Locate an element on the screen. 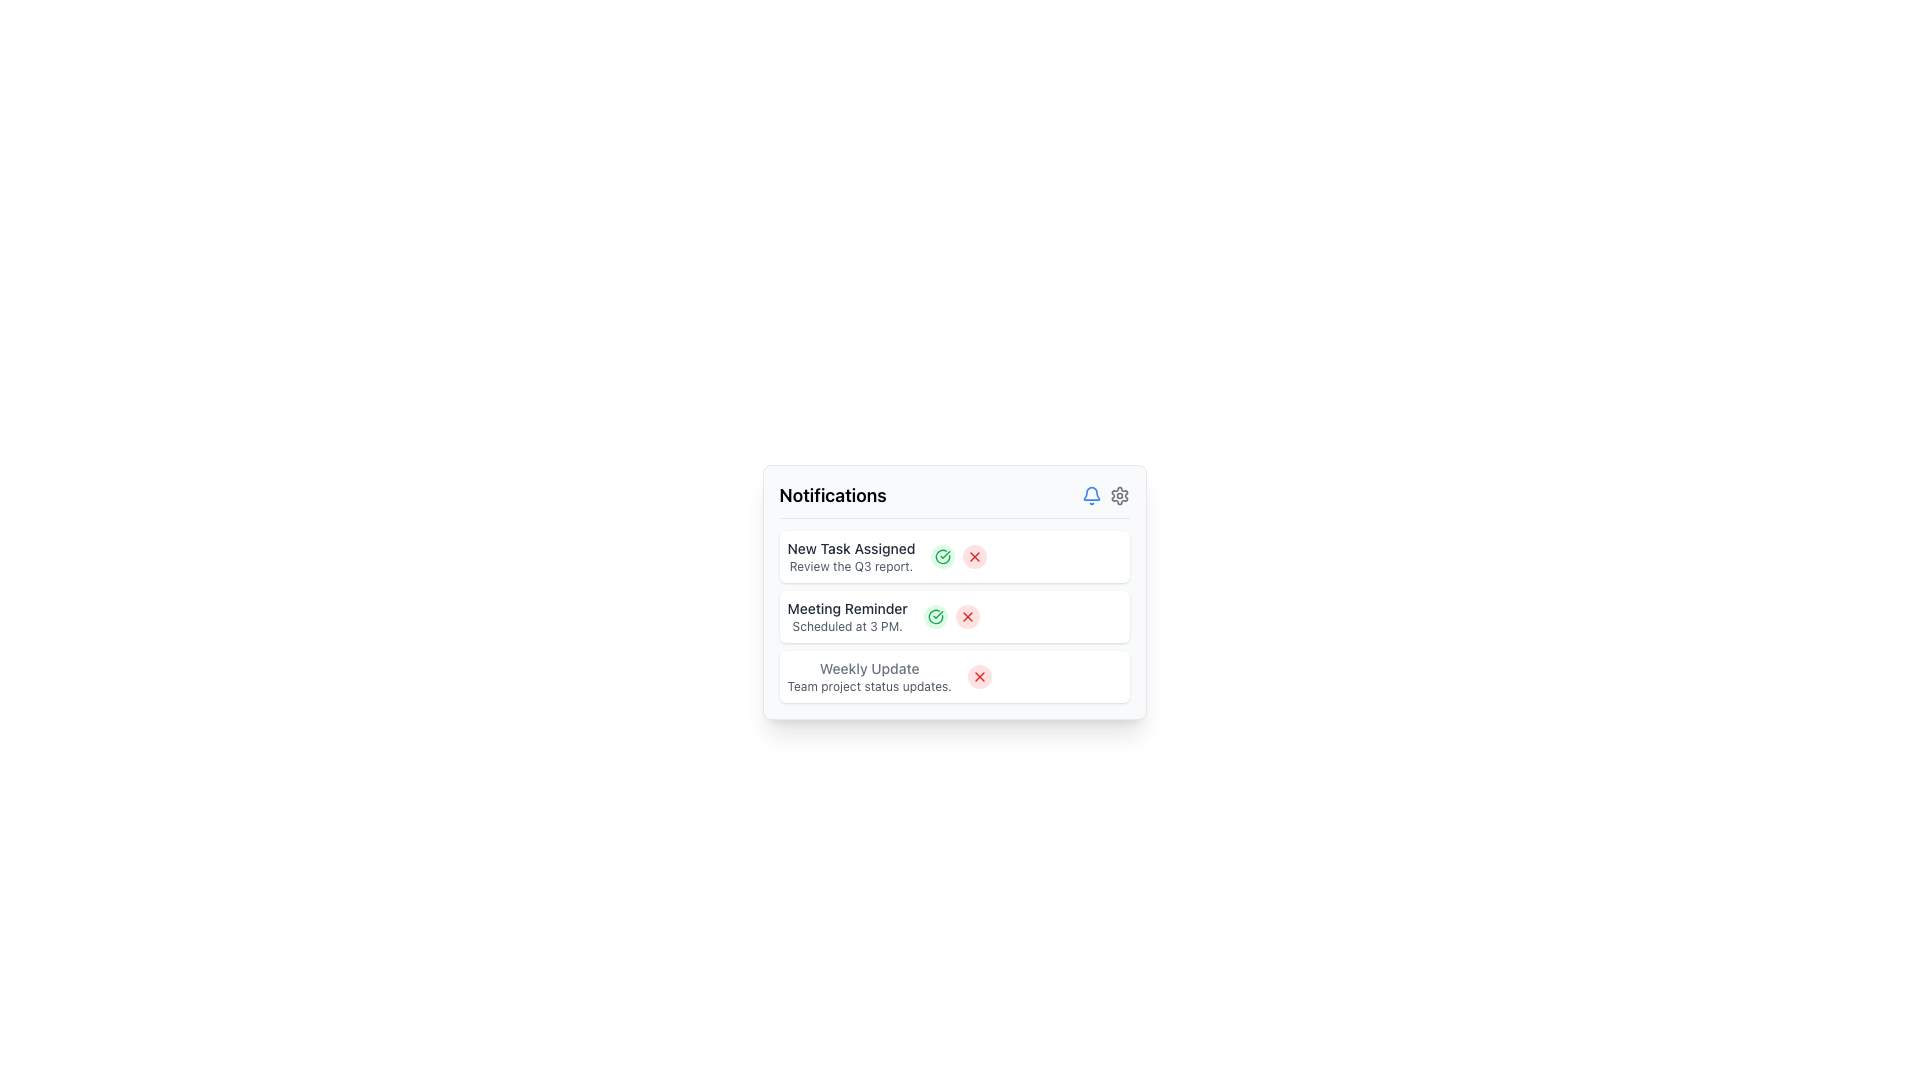 The width and height of the screenshot is (1920, 1080). text label element displaying 'Meeting Reminder' located in the Notifications section, positioned centrally below 'New Task Assigned' and above 'Weekly Update' is located at coordinates (847, 608).